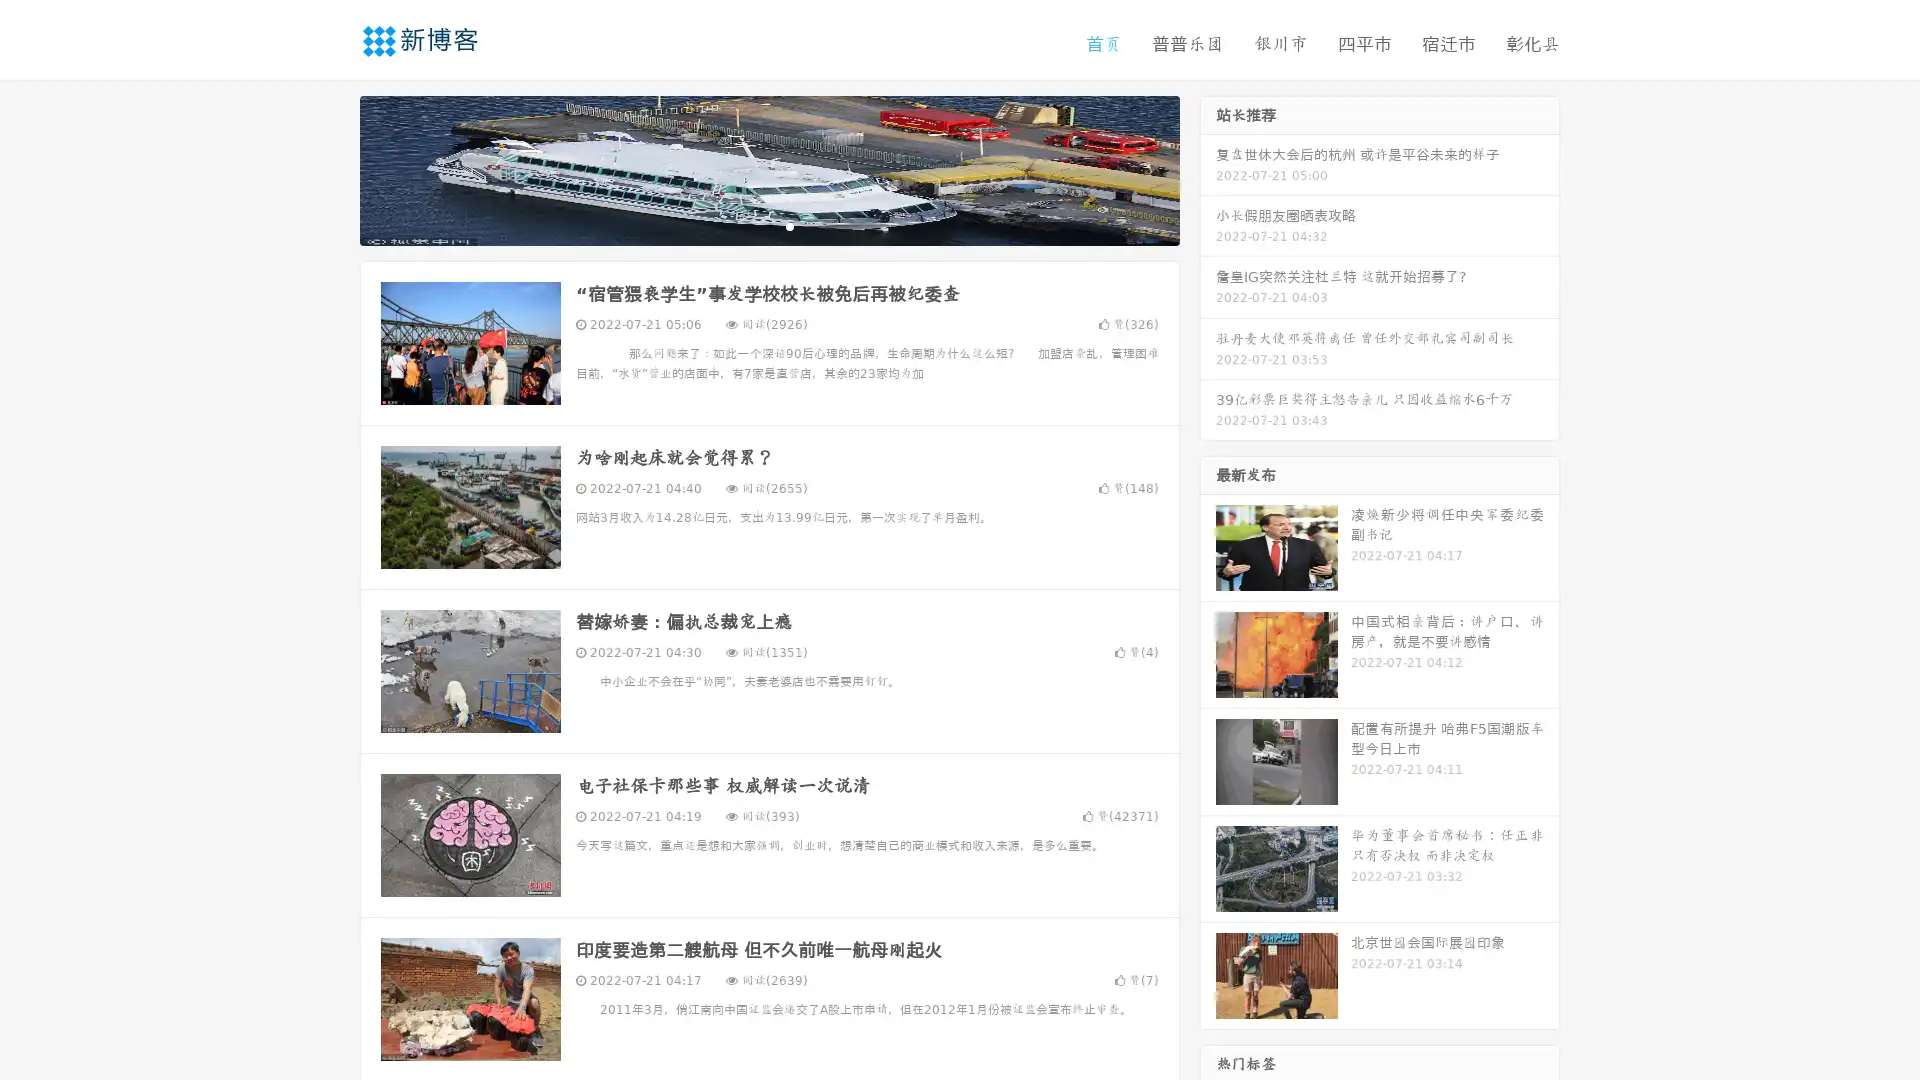 Image resolution: width=1920 pixels, height=1080 pixels. Describe the element at coordinates (748, 225) in the screenshot. I see `Go to slide 1` at that location.